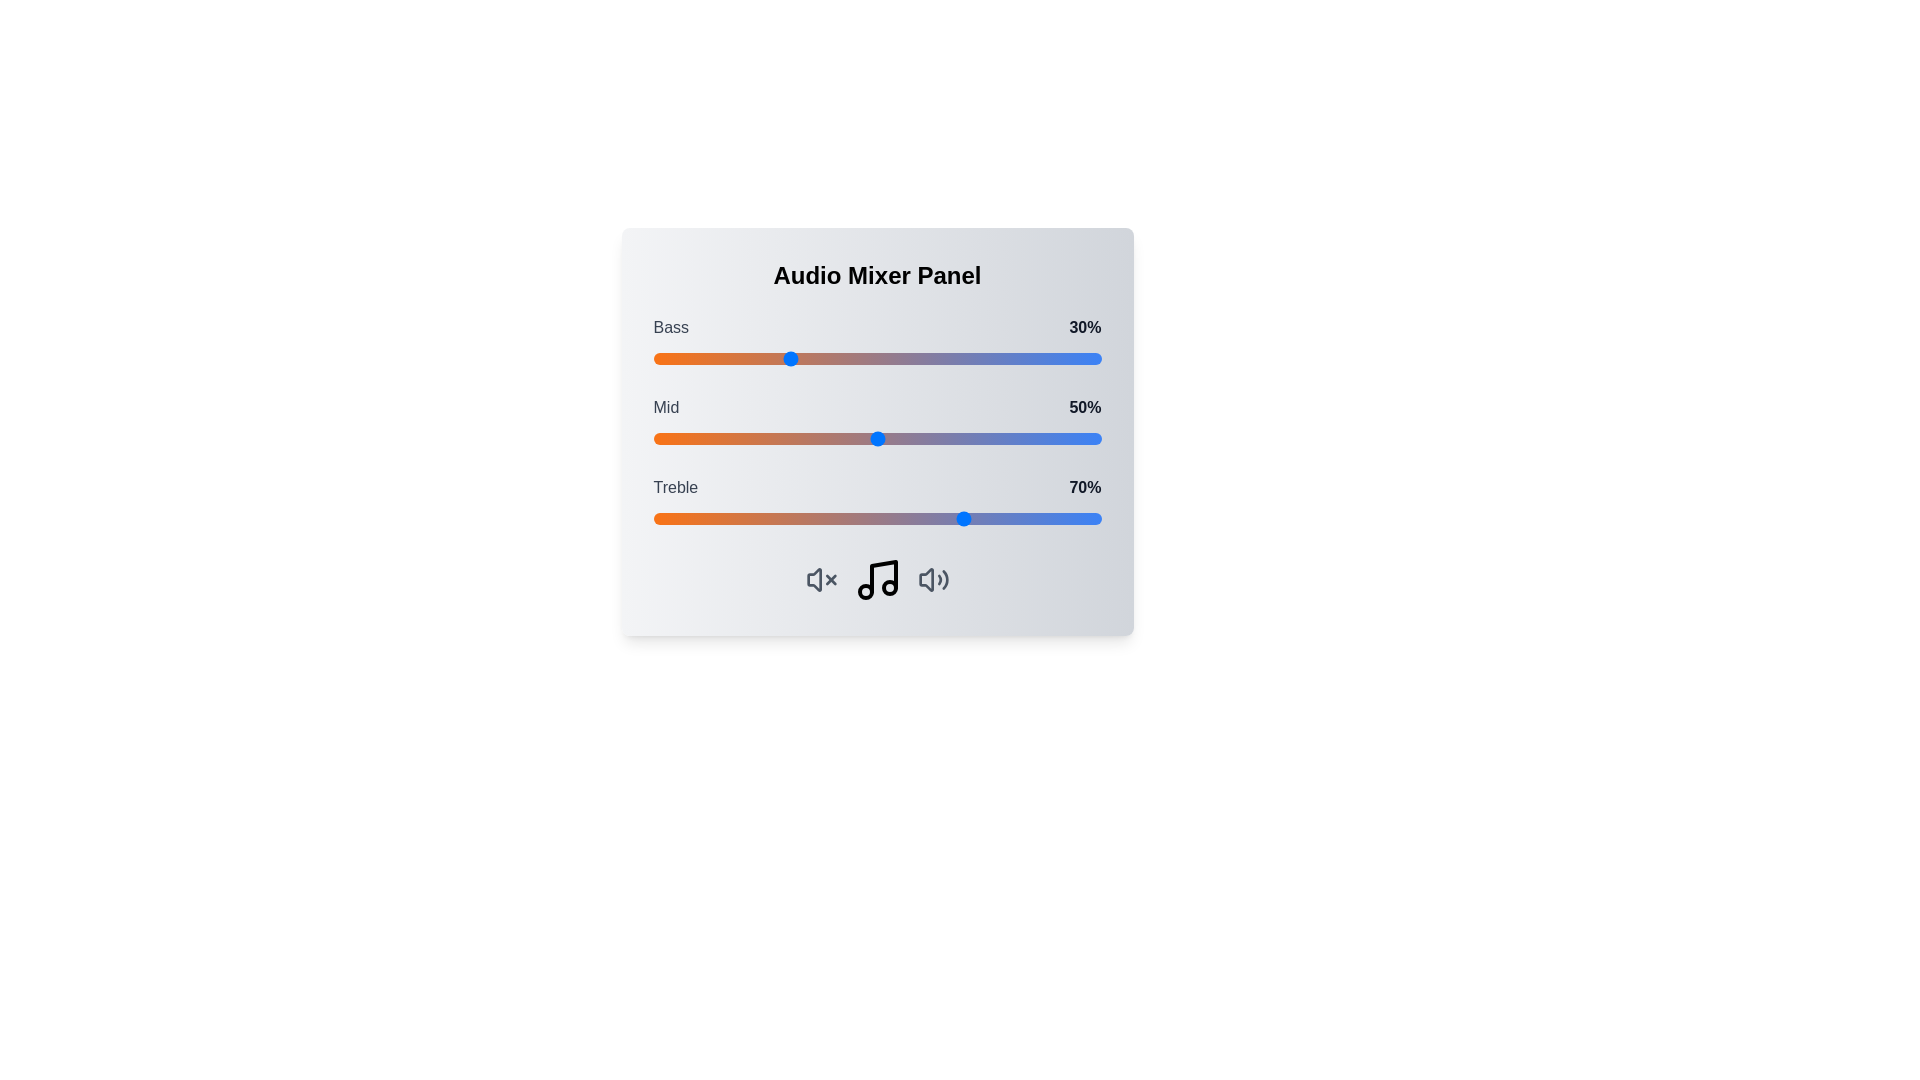 Image resolution: width=1920 pixels, height=1080 pixels. I want to click on the mute icon to interact with the corresponding volume control, so click(821, 579).